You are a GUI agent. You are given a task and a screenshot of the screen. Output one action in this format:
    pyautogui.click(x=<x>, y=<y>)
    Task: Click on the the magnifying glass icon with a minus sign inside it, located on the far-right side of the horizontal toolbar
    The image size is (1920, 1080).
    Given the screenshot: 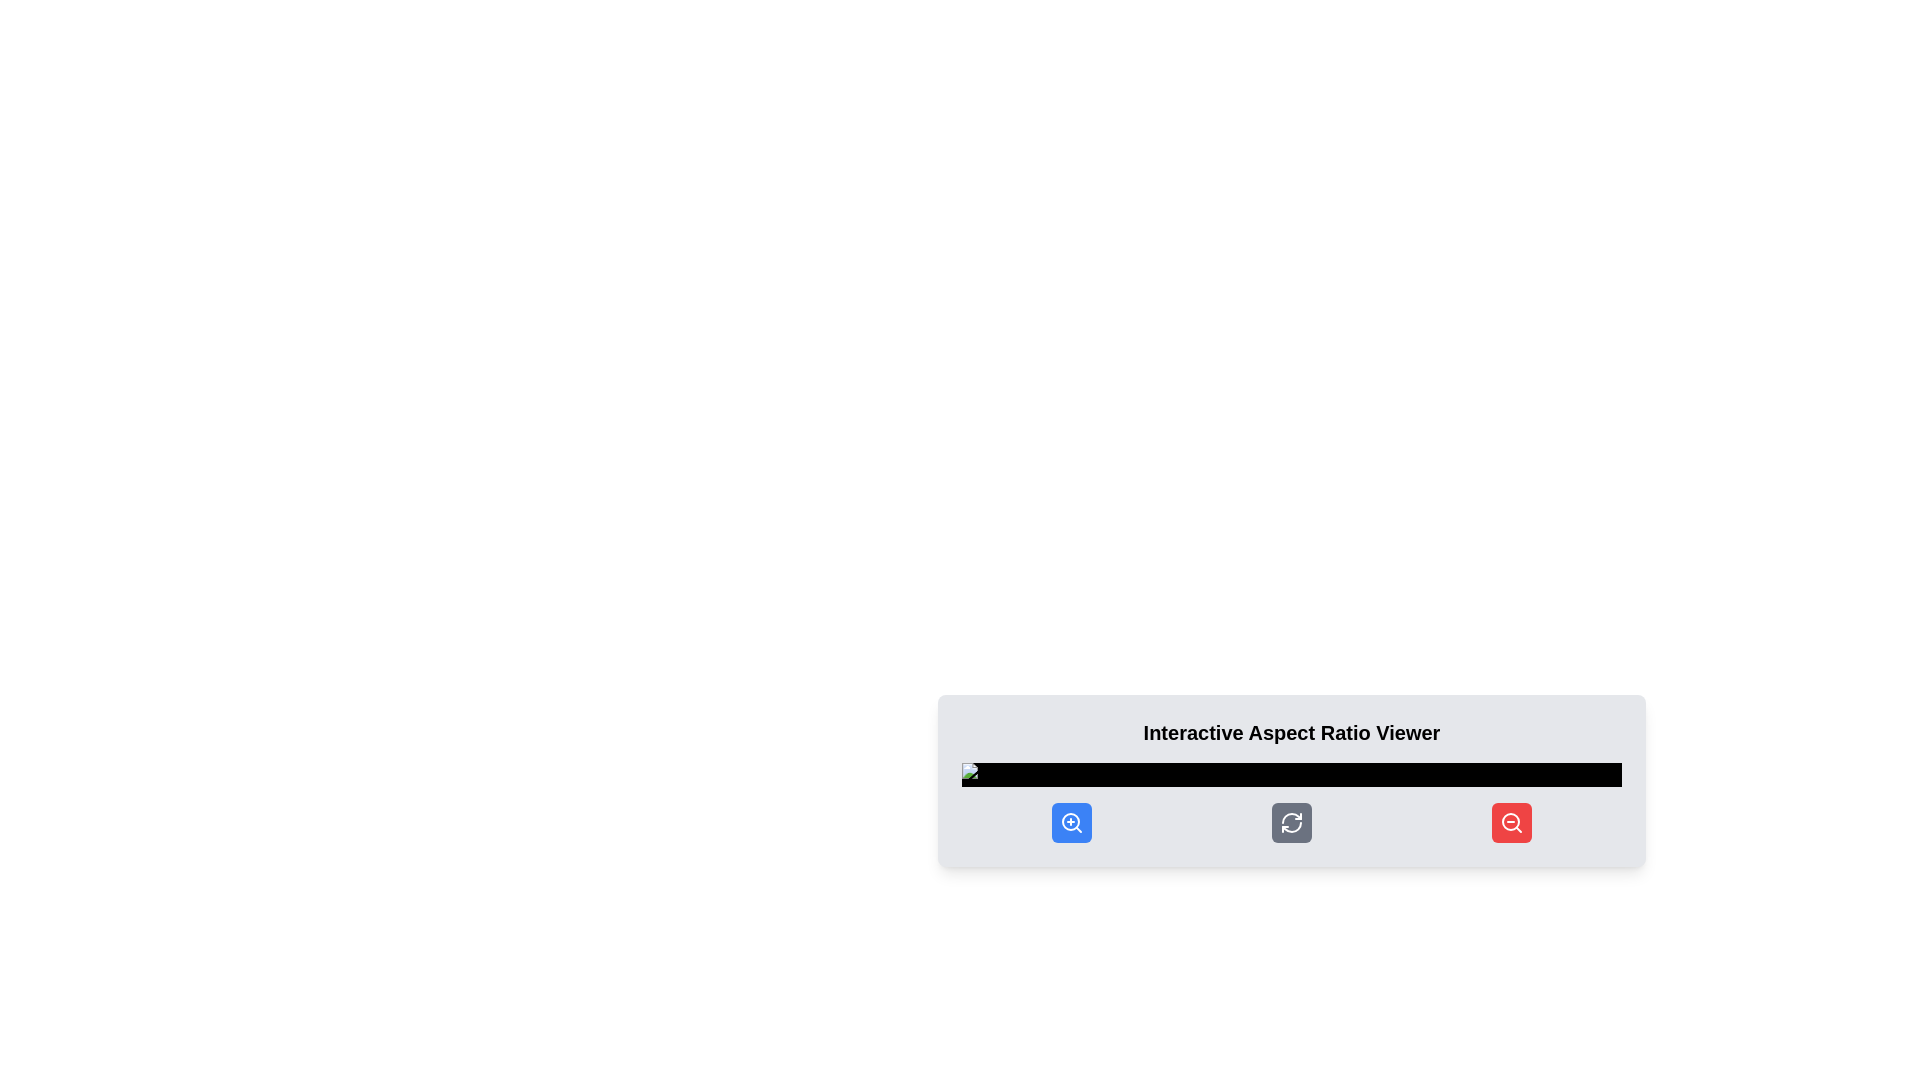 What is the action you would take?
    pyautogui.click(x=1512, y=822)
    